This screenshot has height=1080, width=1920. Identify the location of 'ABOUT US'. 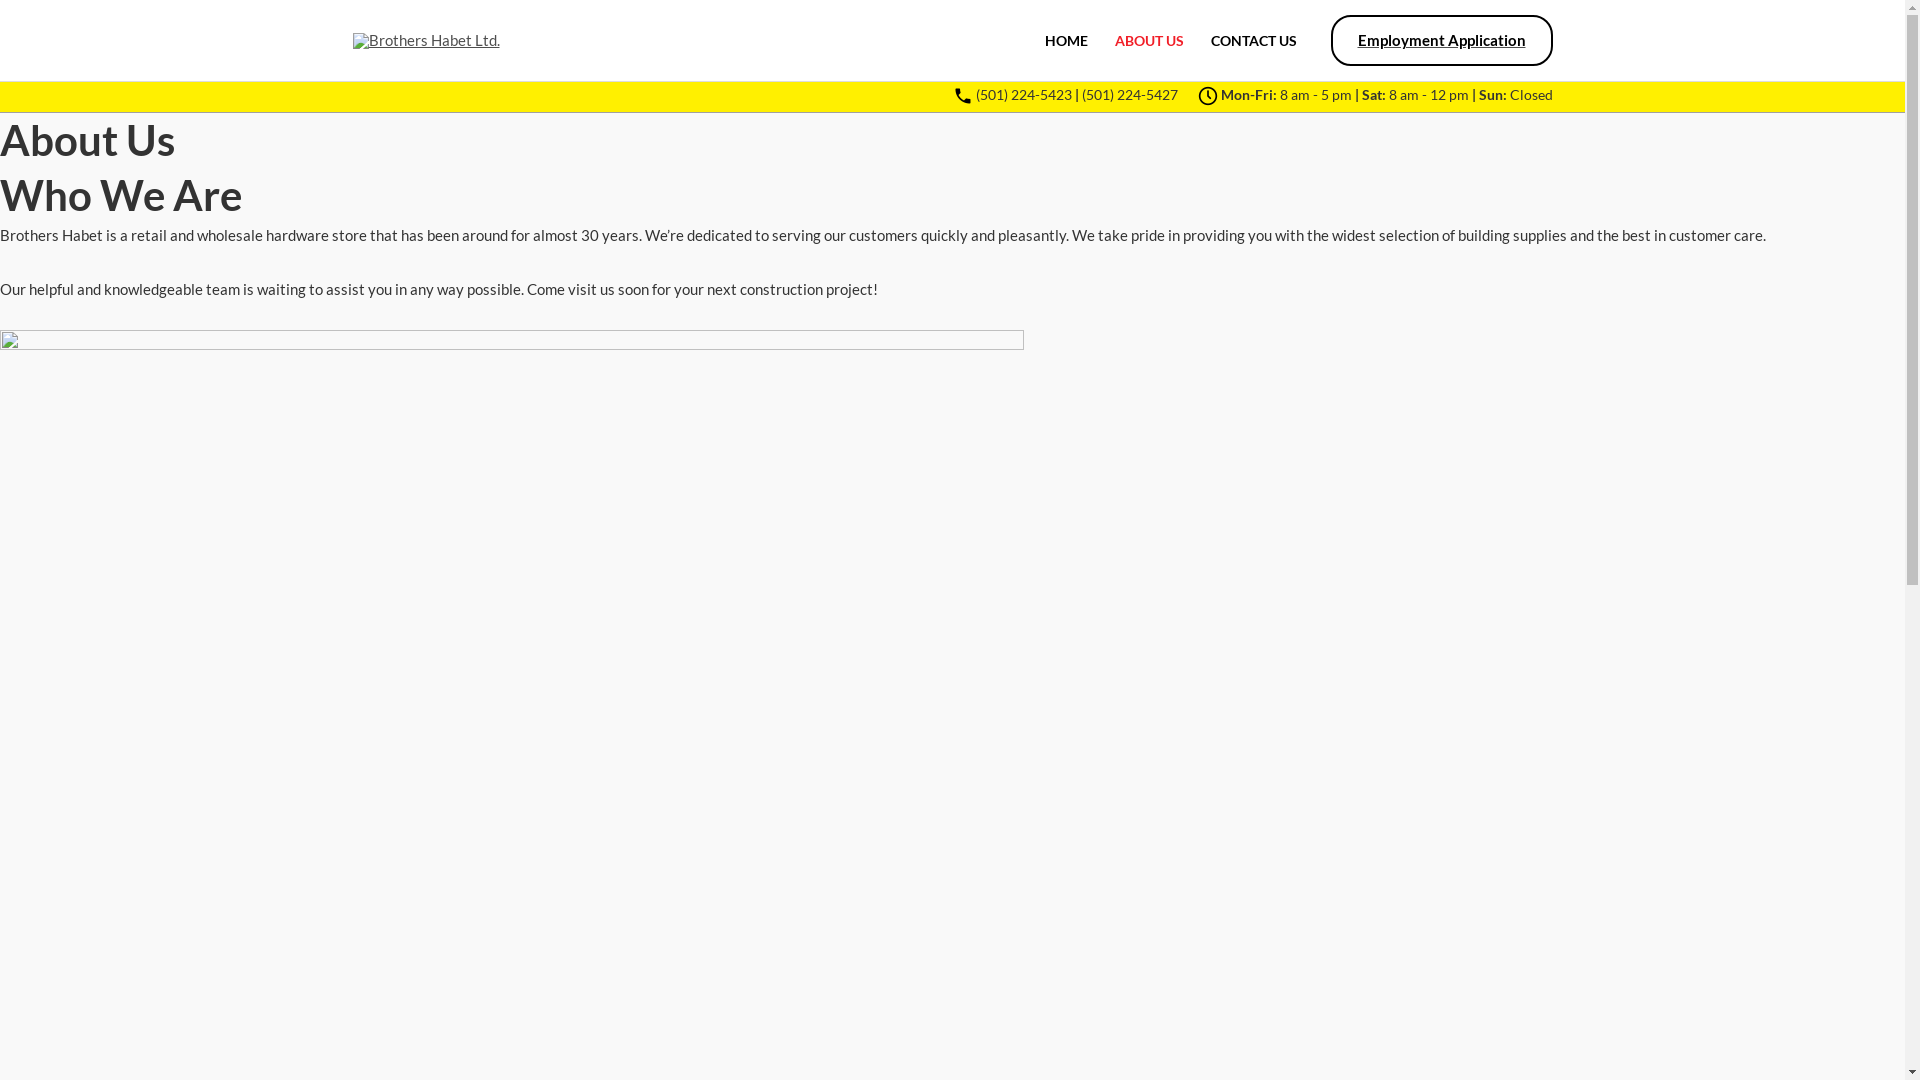
(1150, 41).